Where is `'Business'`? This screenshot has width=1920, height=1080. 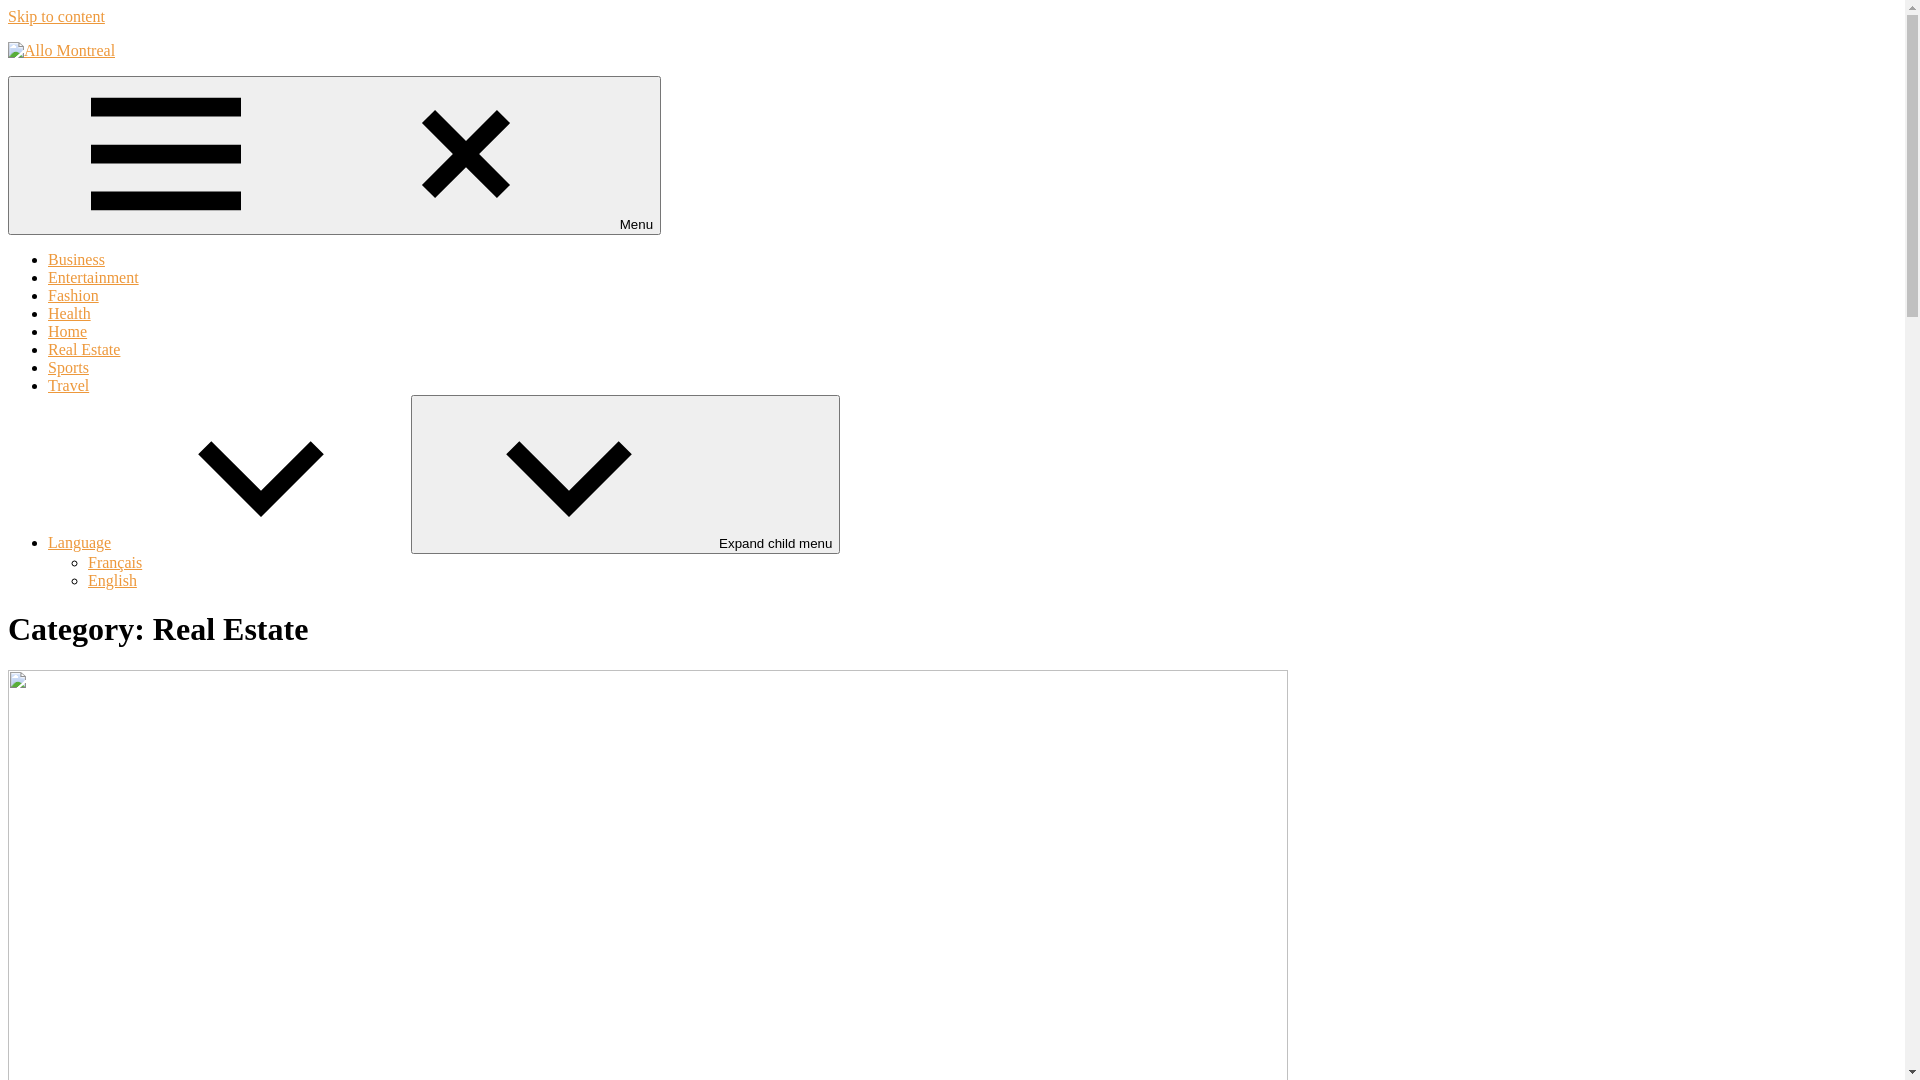
'Business' is located at coordinates (48, 258).